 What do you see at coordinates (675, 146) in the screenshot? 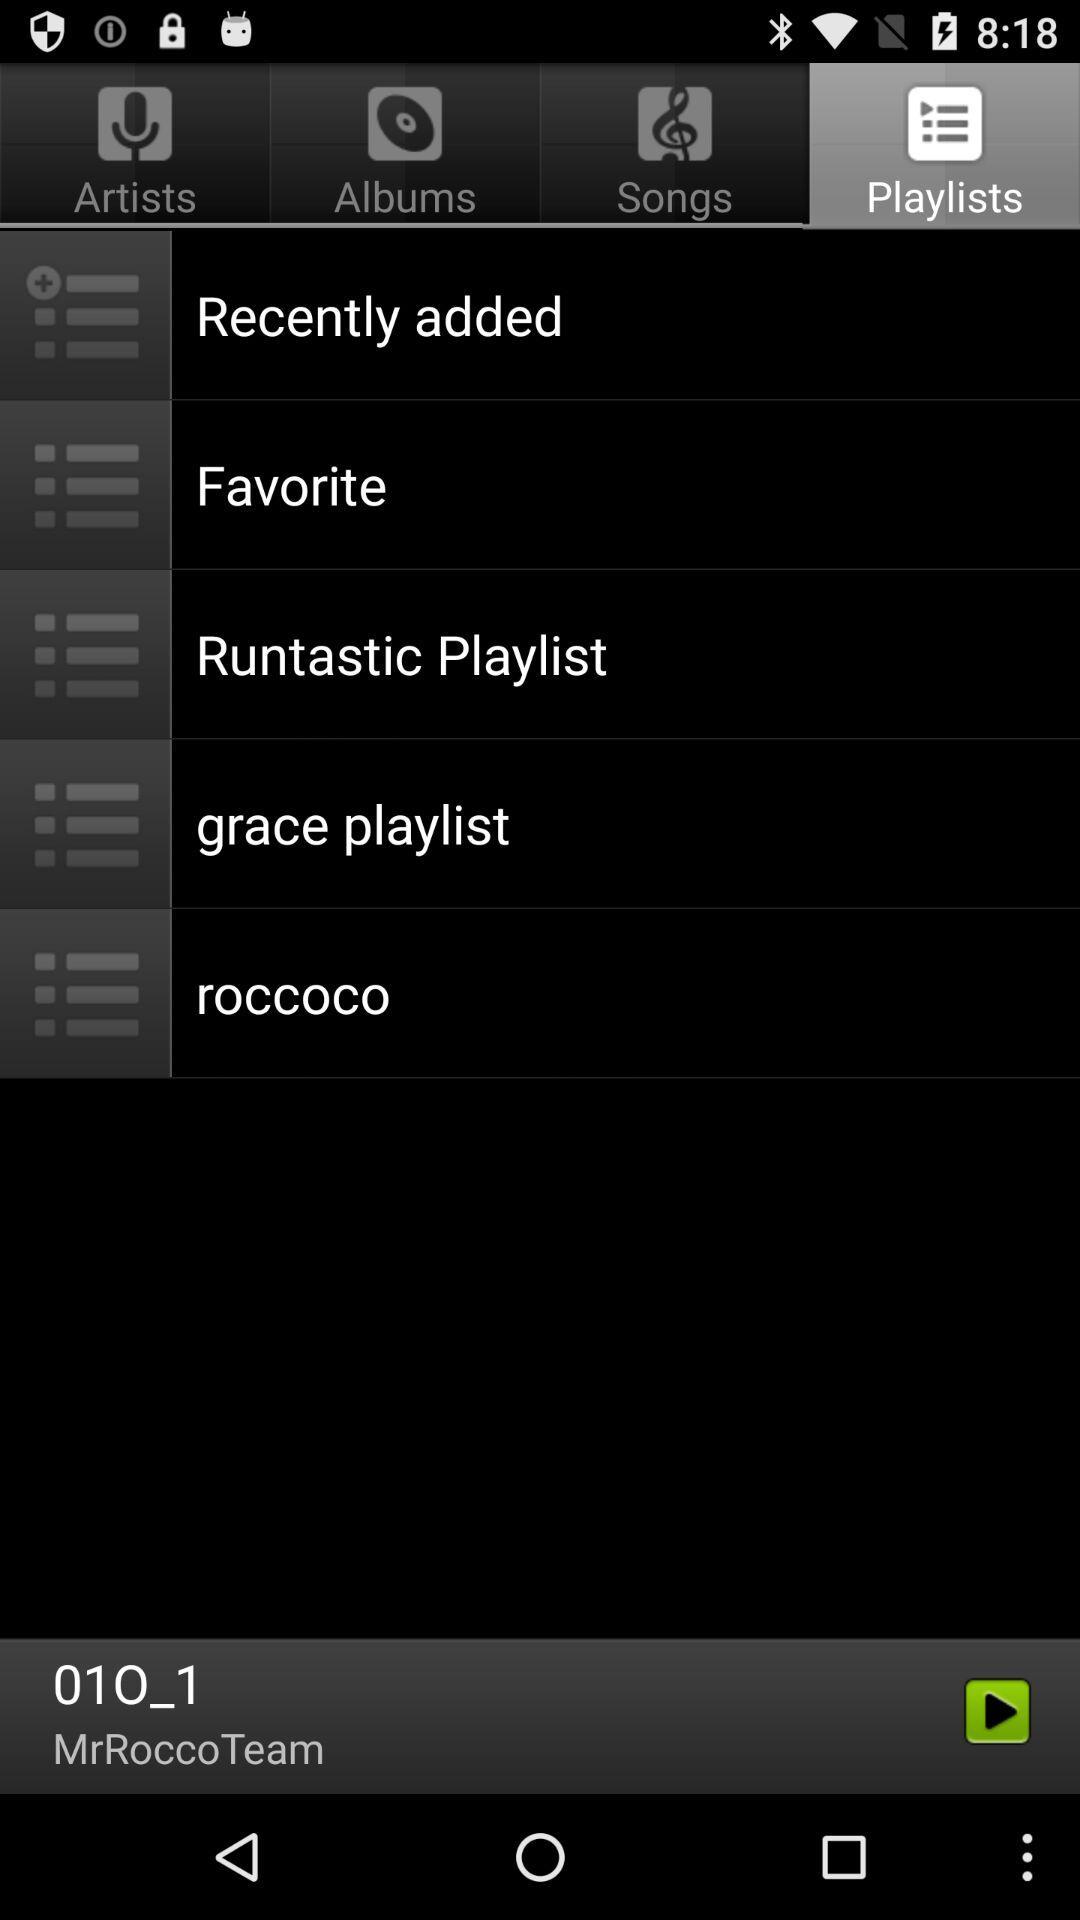
I see `the songs app` at bounding box center [675, 146].